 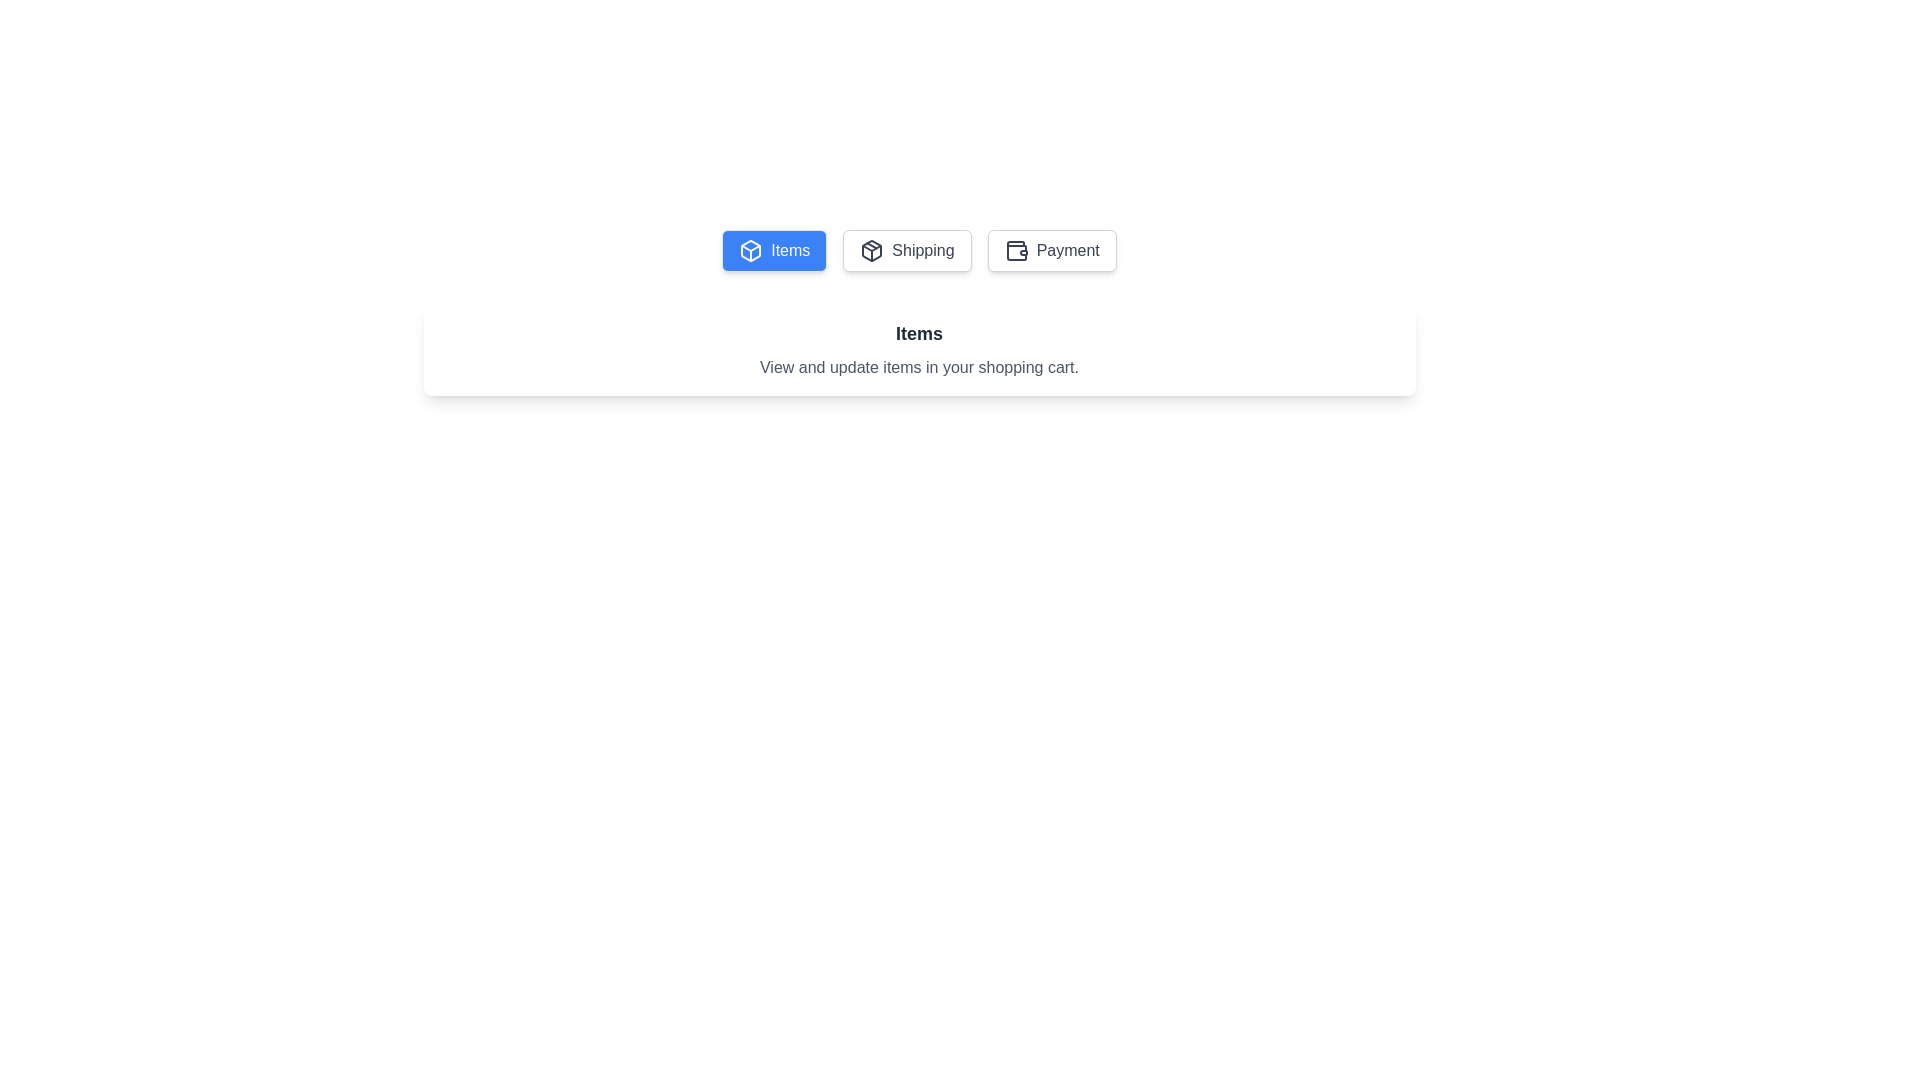 I want to click on the Items tab, so click(x=773, y=249).